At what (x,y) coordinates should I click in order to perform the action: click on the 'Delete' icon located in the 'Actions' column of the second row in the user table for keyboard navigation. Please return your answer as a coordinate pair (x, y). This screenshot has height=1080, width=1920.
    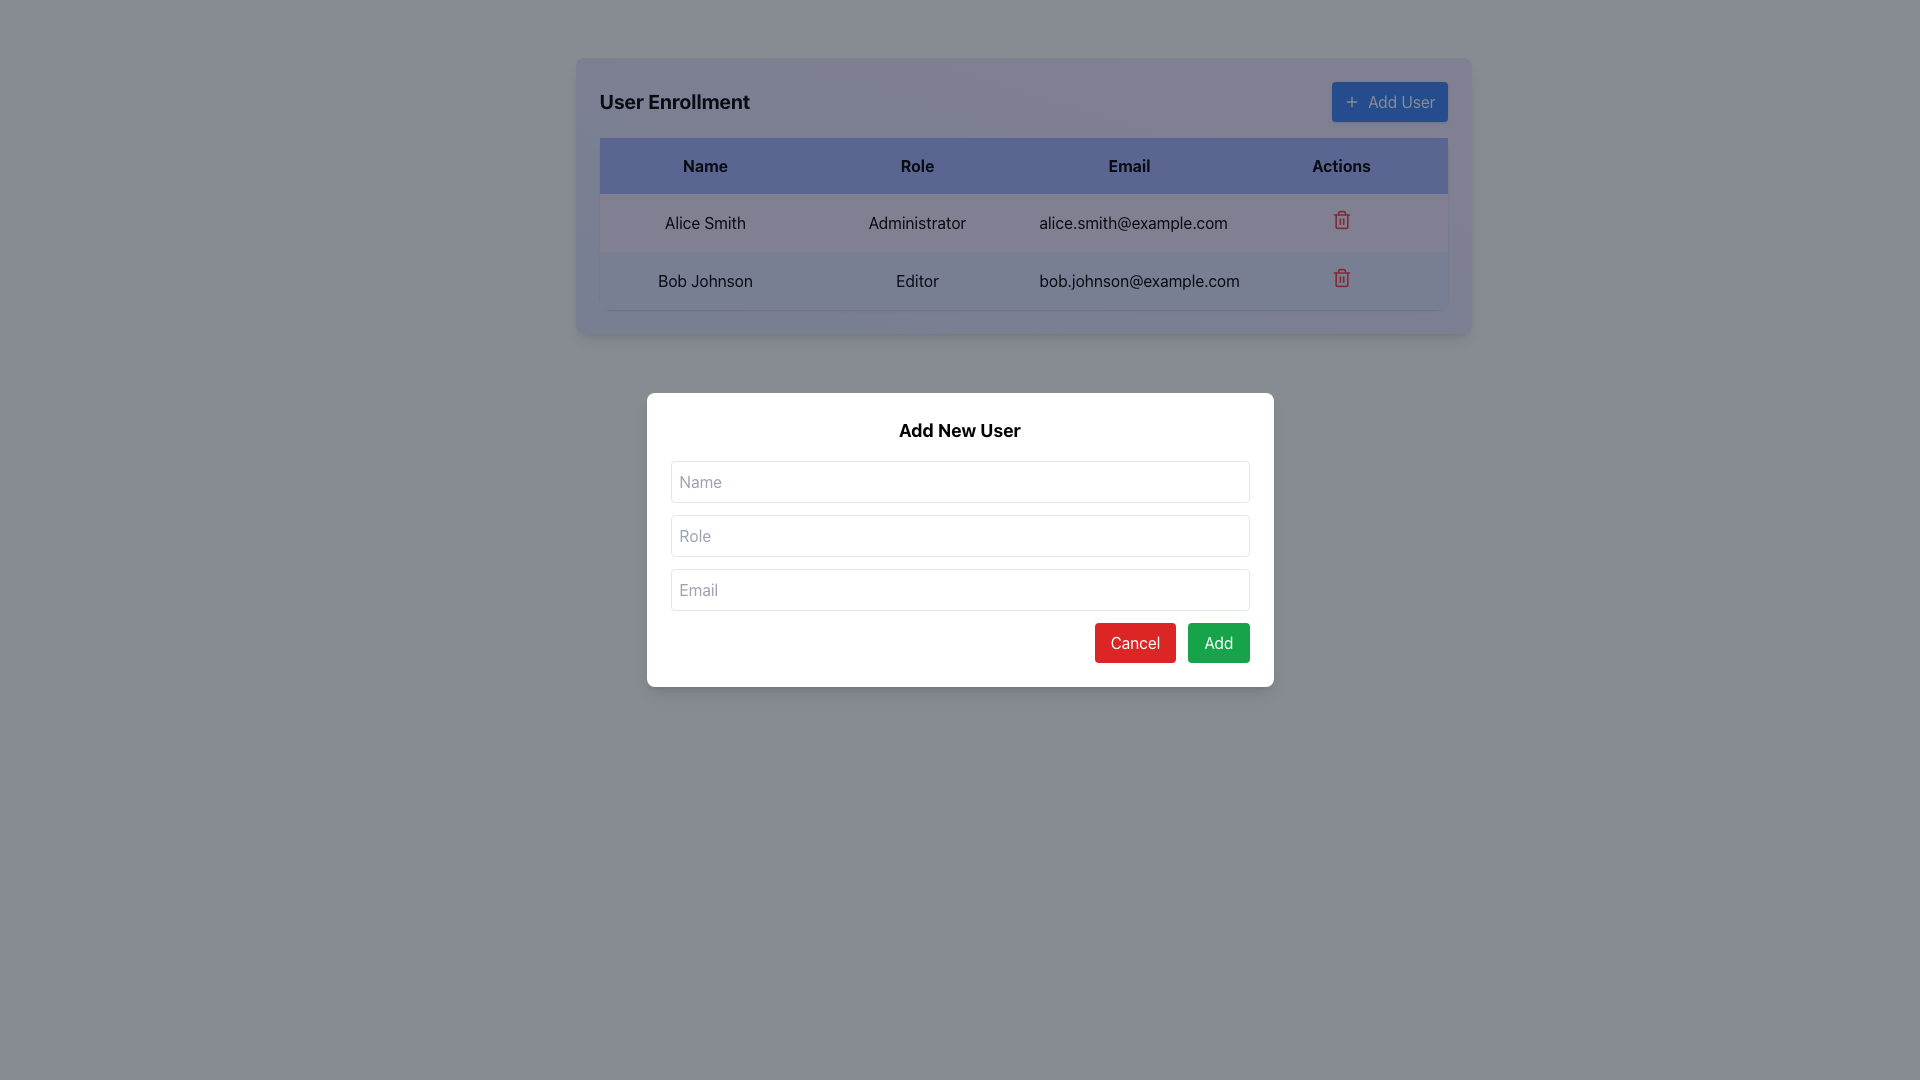
    Looking at the image, I should click on (1341, 221).